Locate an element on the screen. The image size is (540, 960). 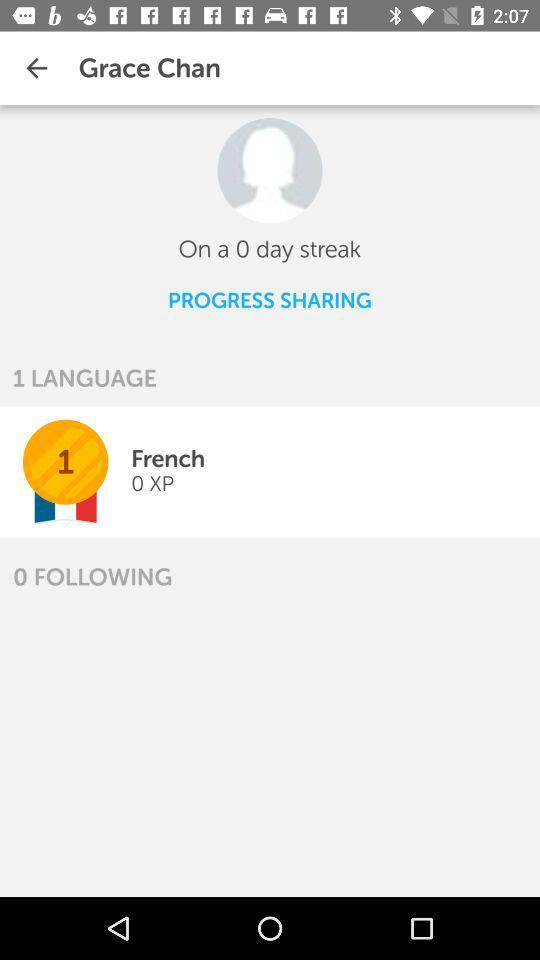
the icon above the 0 following icon is located at coordinates (151, 482).